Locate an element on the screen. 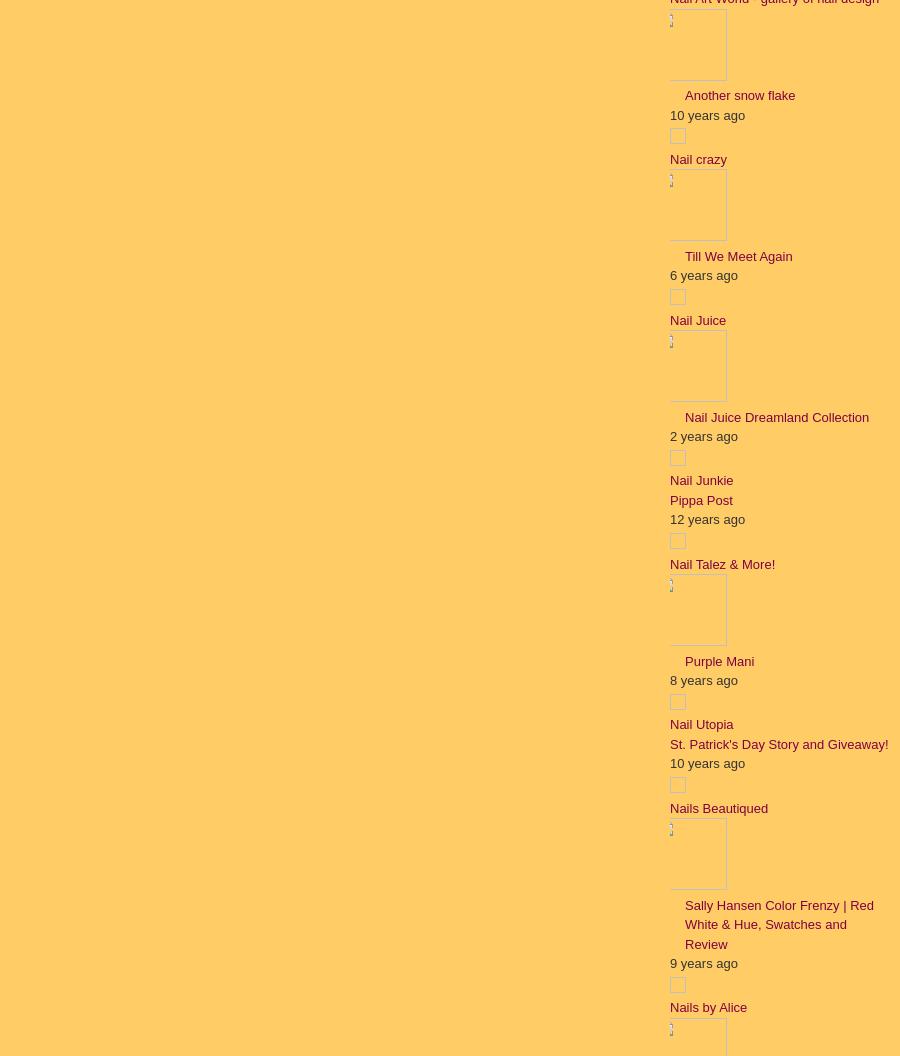  'St. Patrick's Day Story and Giveaway!' is located at coordinates (778, 742).